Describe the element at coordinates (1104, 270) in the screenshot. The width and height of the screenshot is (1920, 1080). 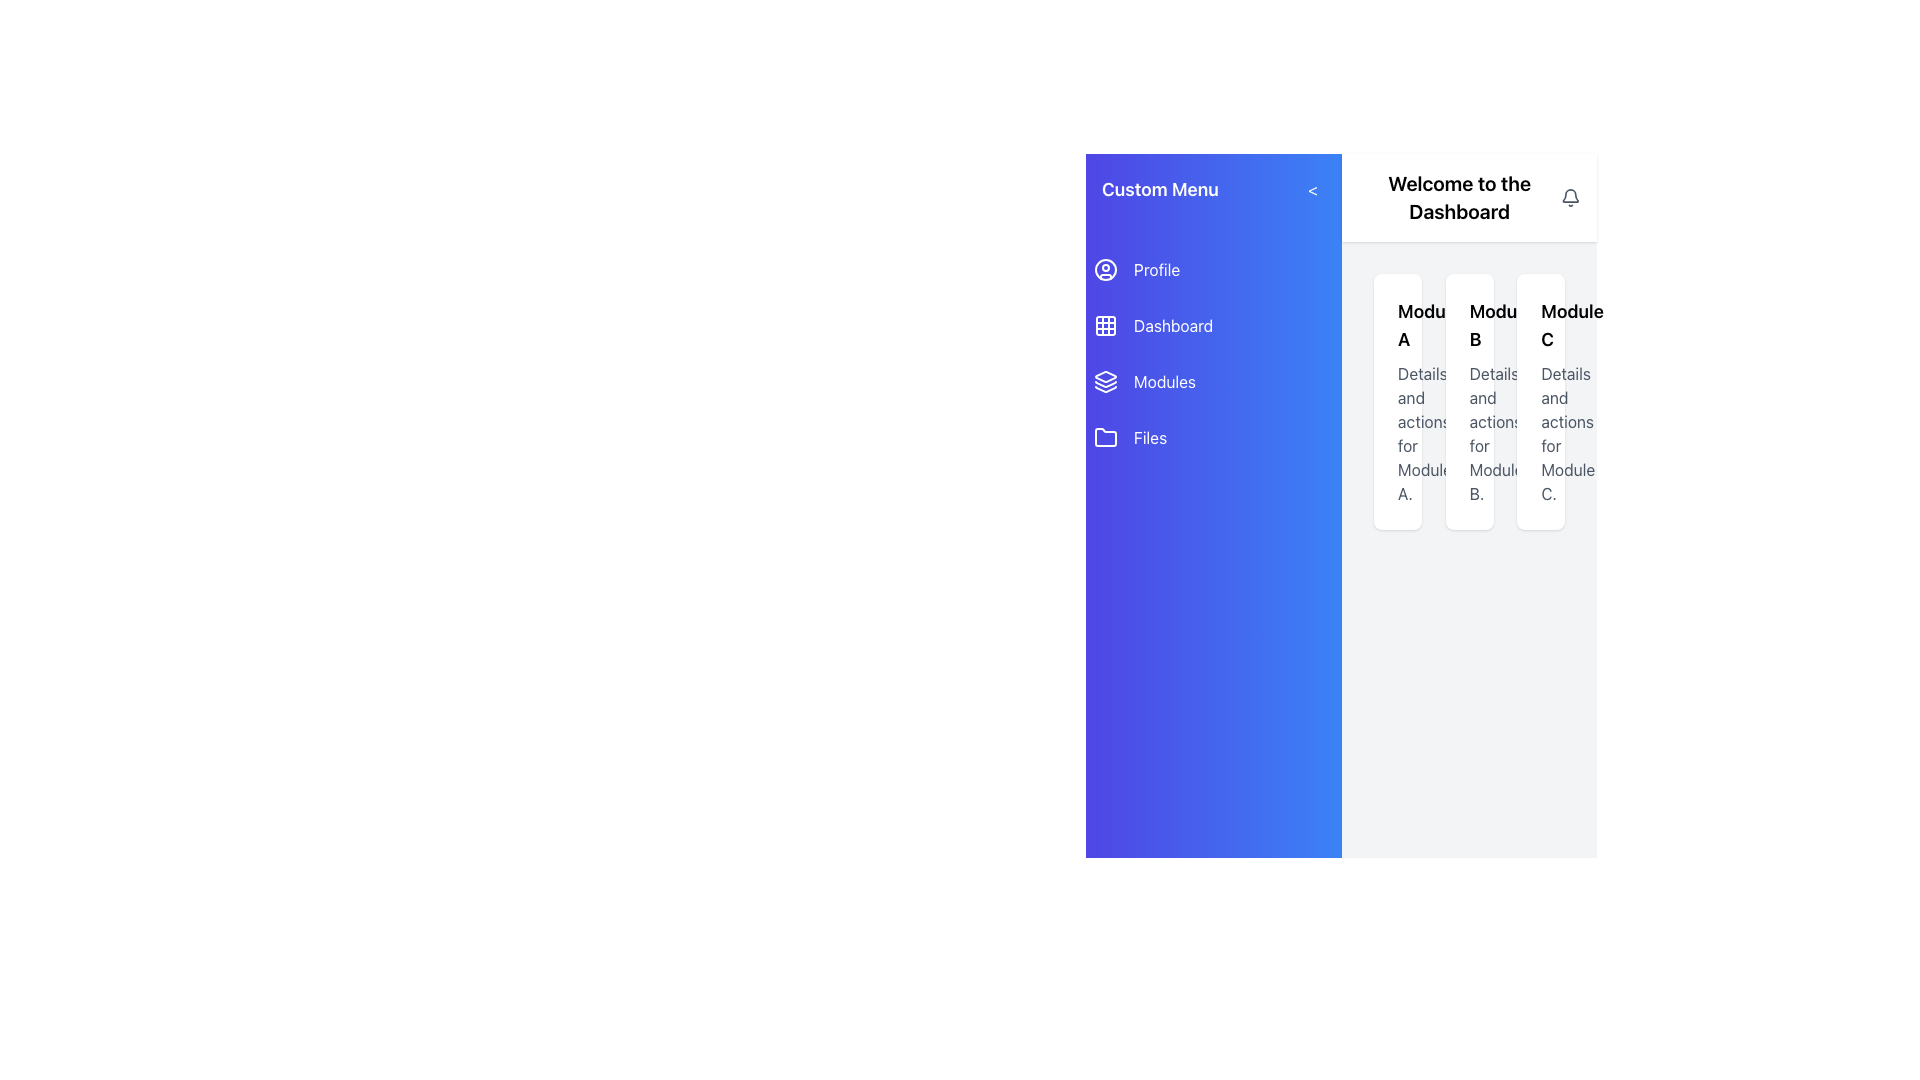
I see `the user profile icon, which is the first icon in the sidebar menu under the 'Custom Menu' header` at that location.